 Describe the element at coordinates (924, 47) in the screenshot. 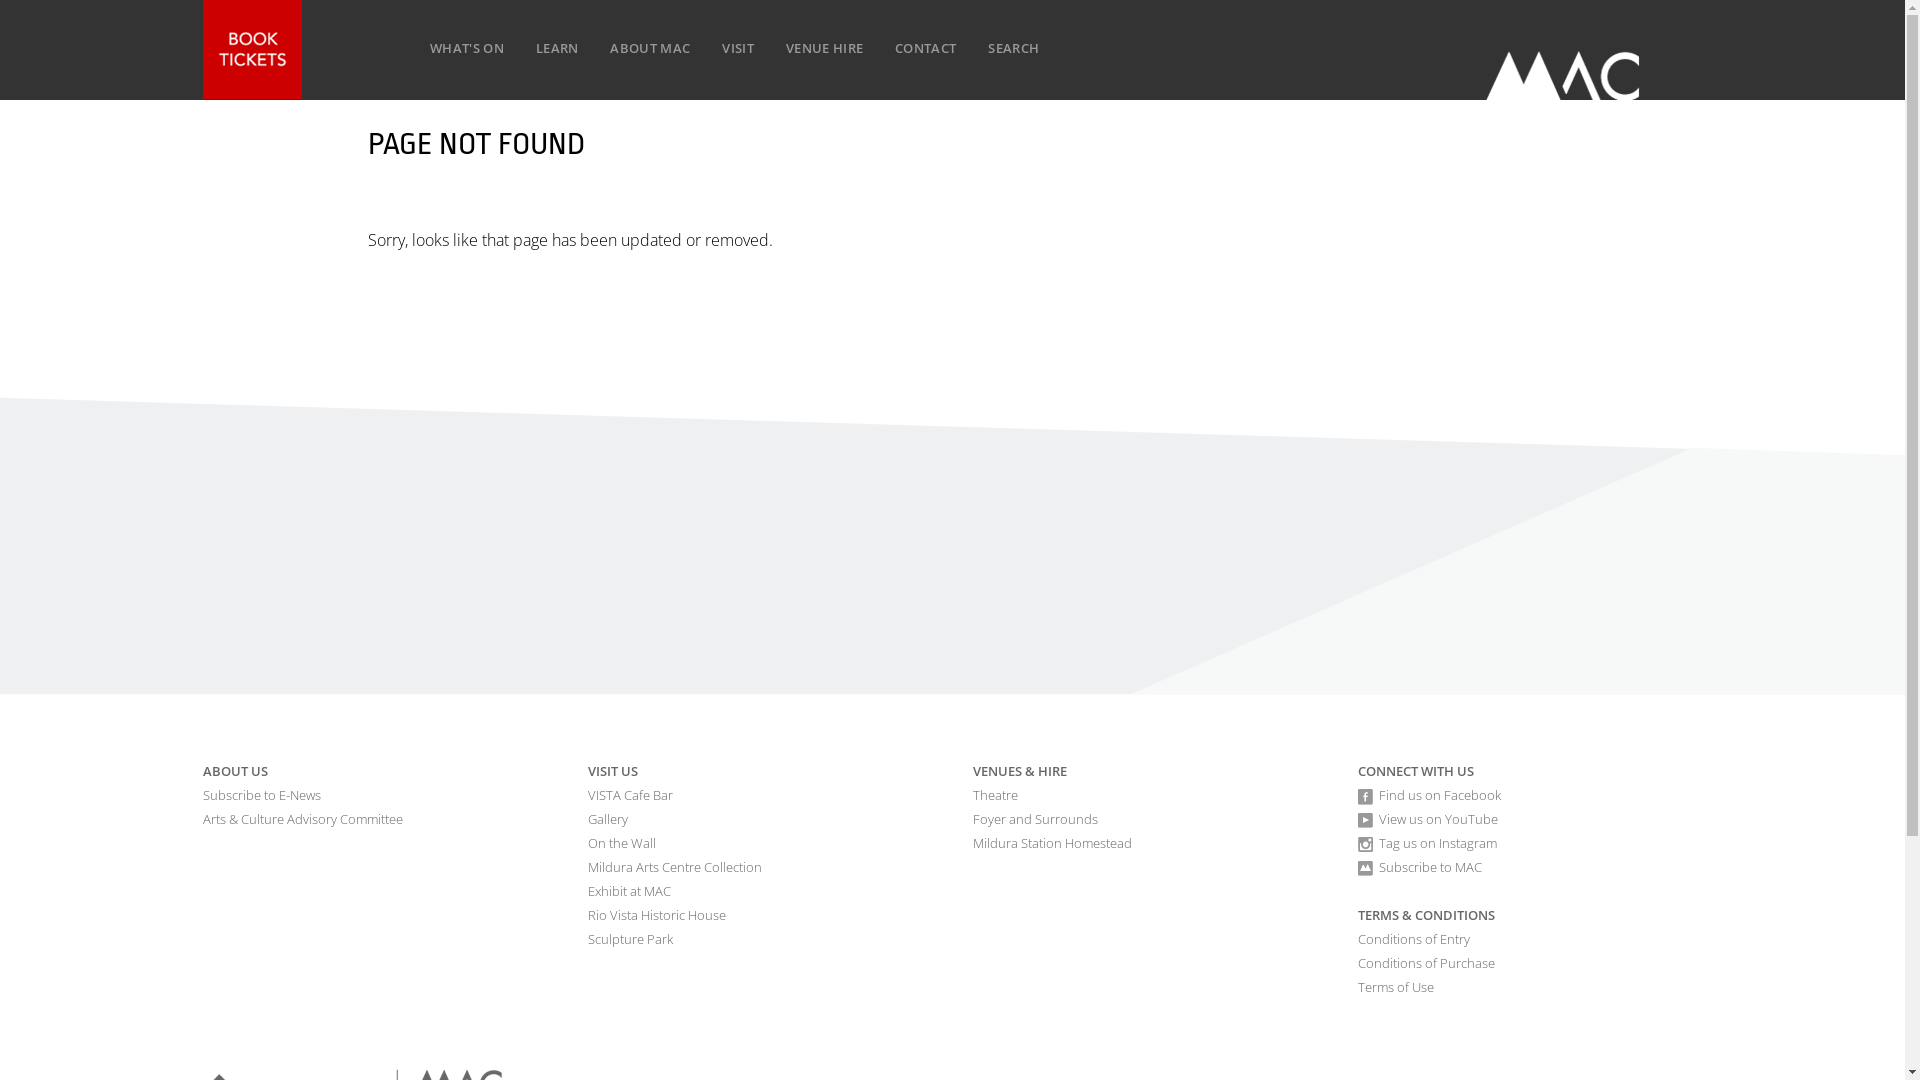

I see `'CONTACT'` at that location.